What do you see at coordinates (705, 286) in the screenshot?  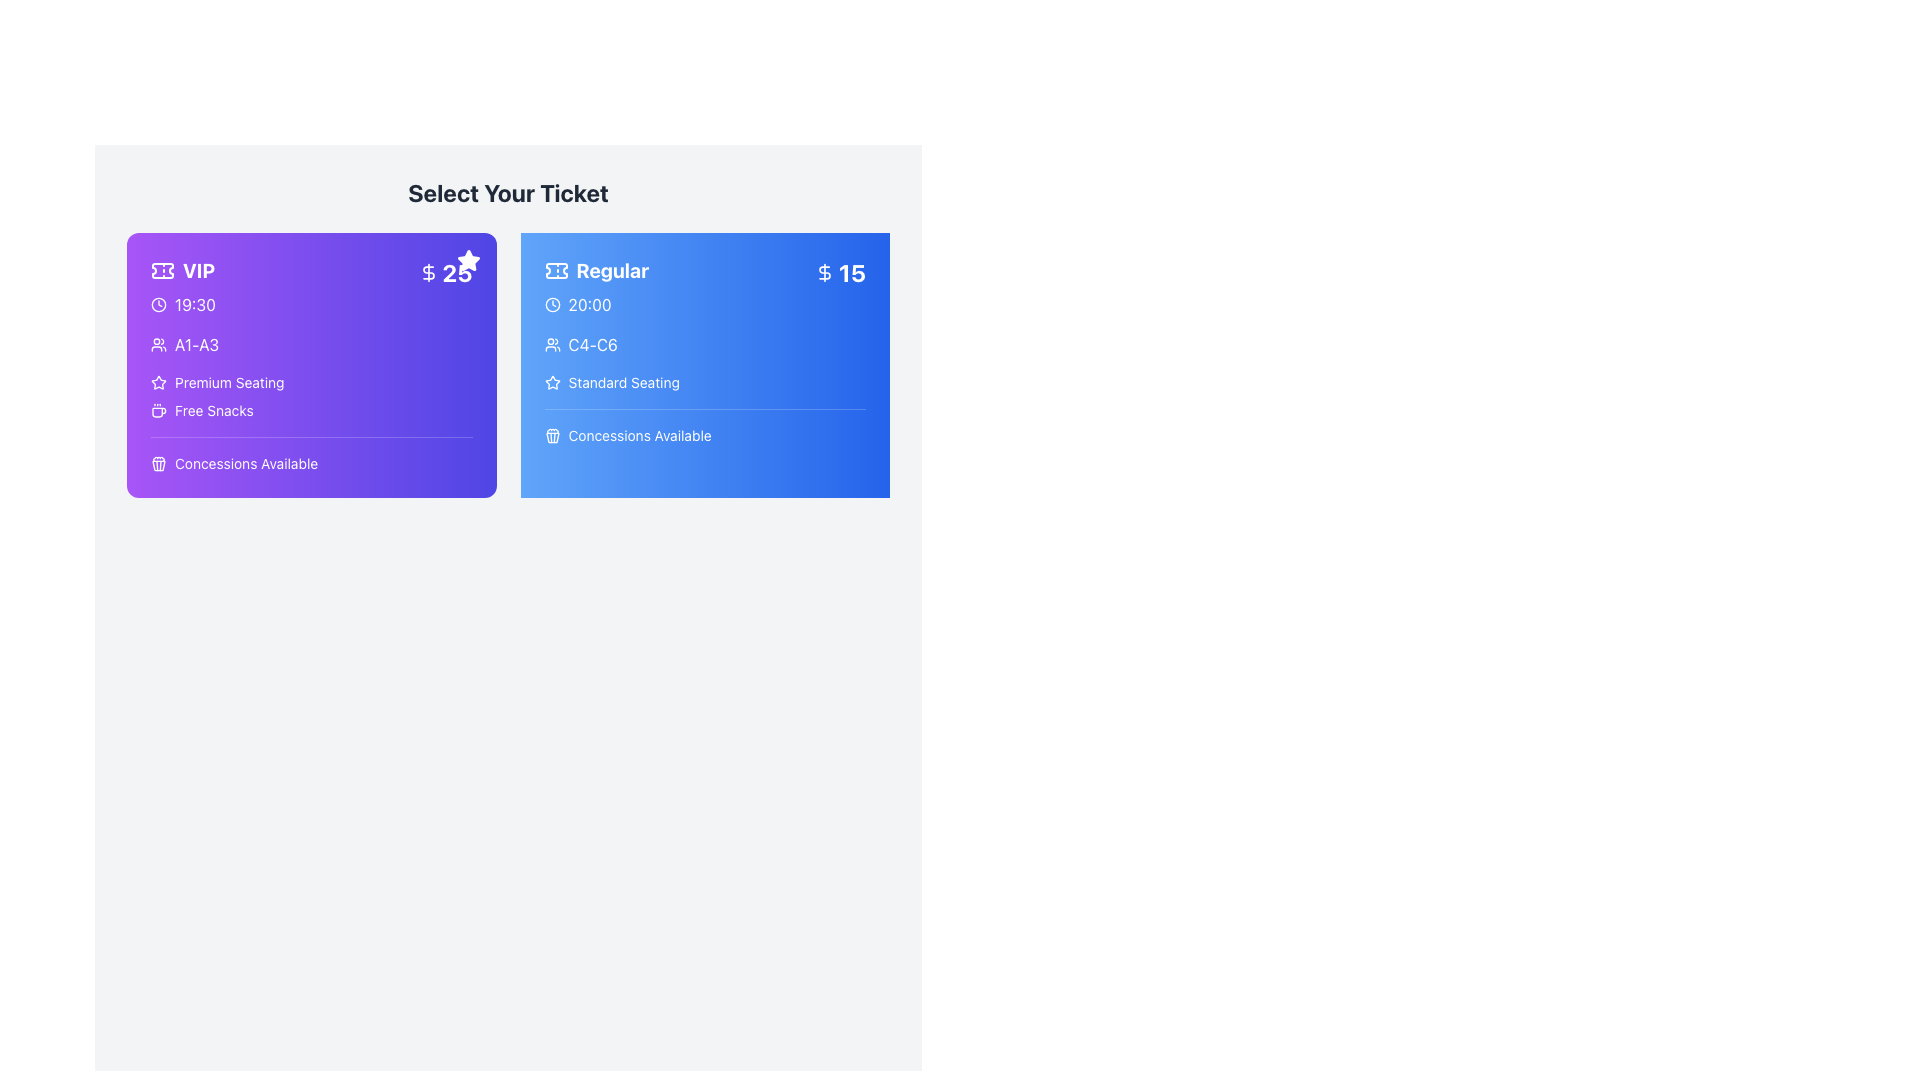 I see `the ticket option button that displays seat type as Regular, price as $15, and time as 20:00, located in the 'Select Your Ticket' section within the blue panel` at bounding box center [705, 286].